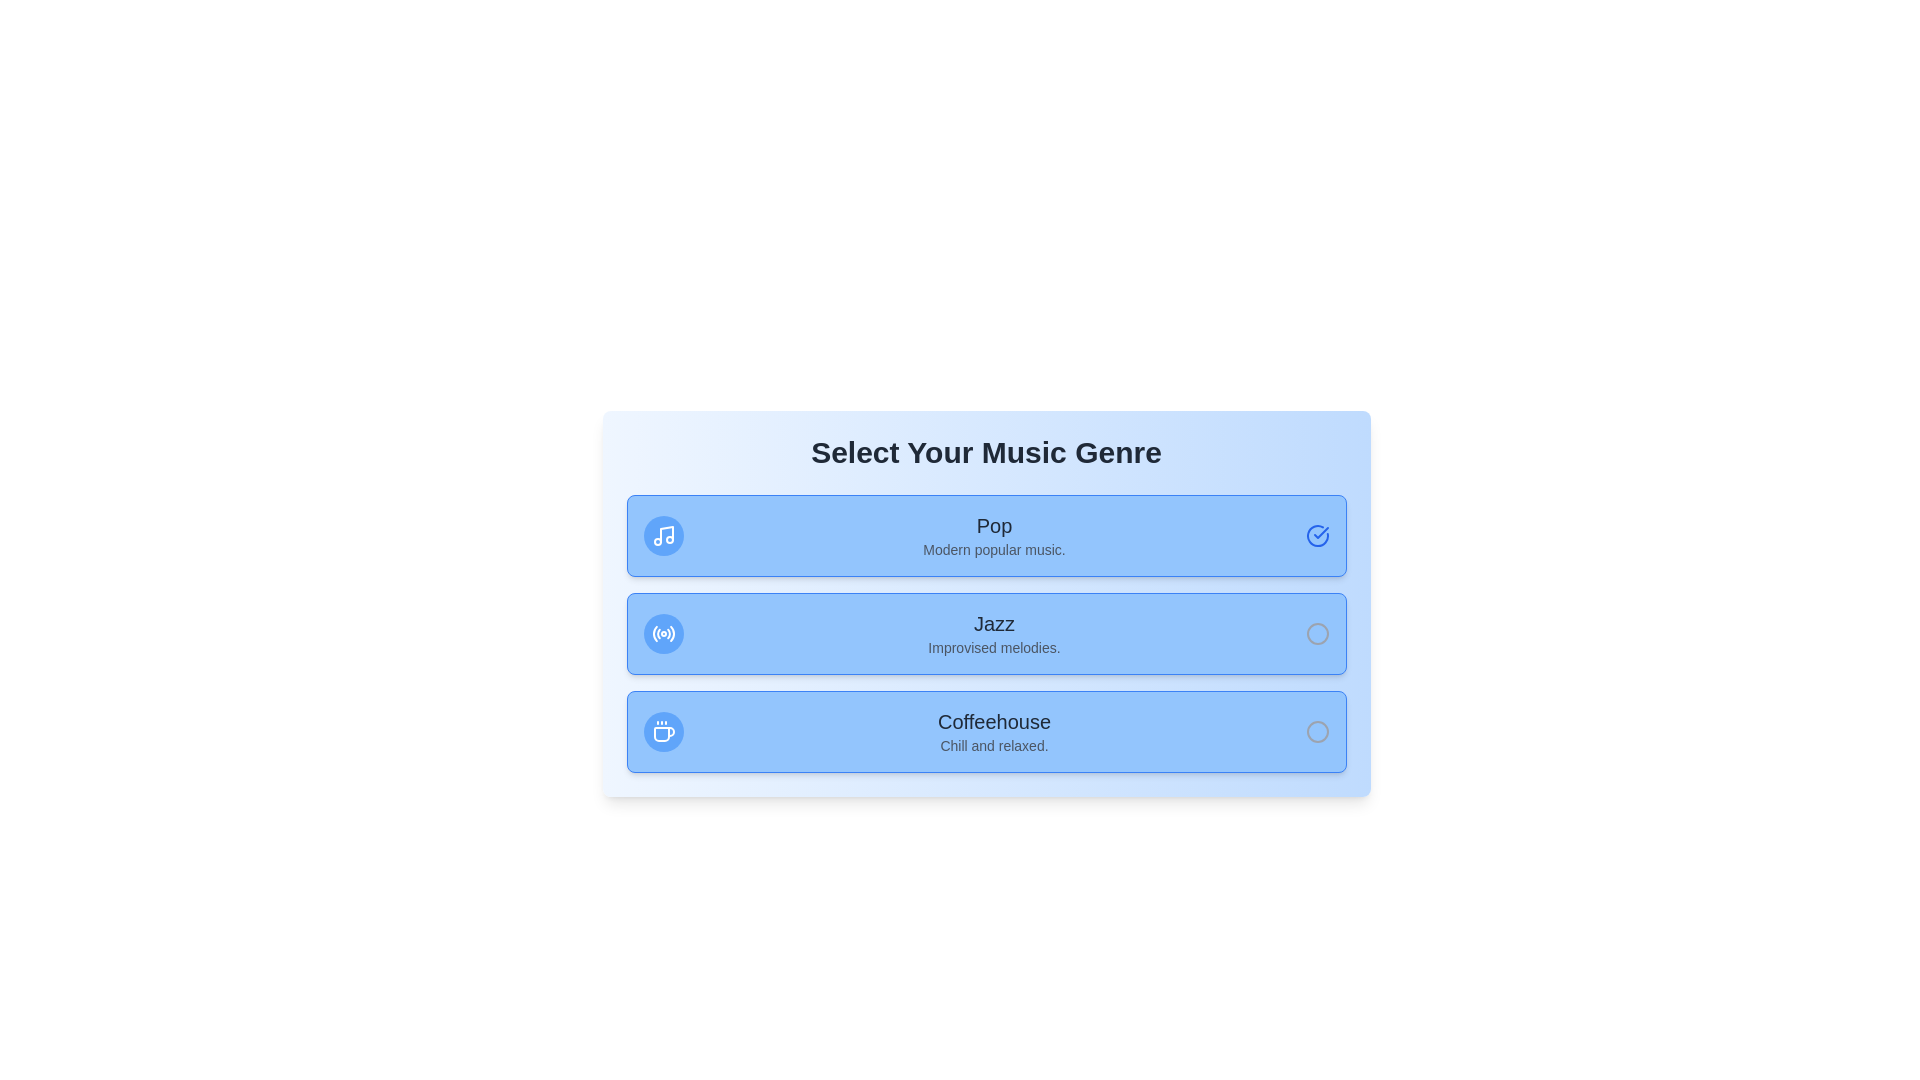  What do you see at coordinates (986, 603) in the screenshot?
I see `descriptive text associated with the Jazz music genre option in the selectable list, which is the second option under 'Select Your Music Genre'` at bounding box center [986, 603].